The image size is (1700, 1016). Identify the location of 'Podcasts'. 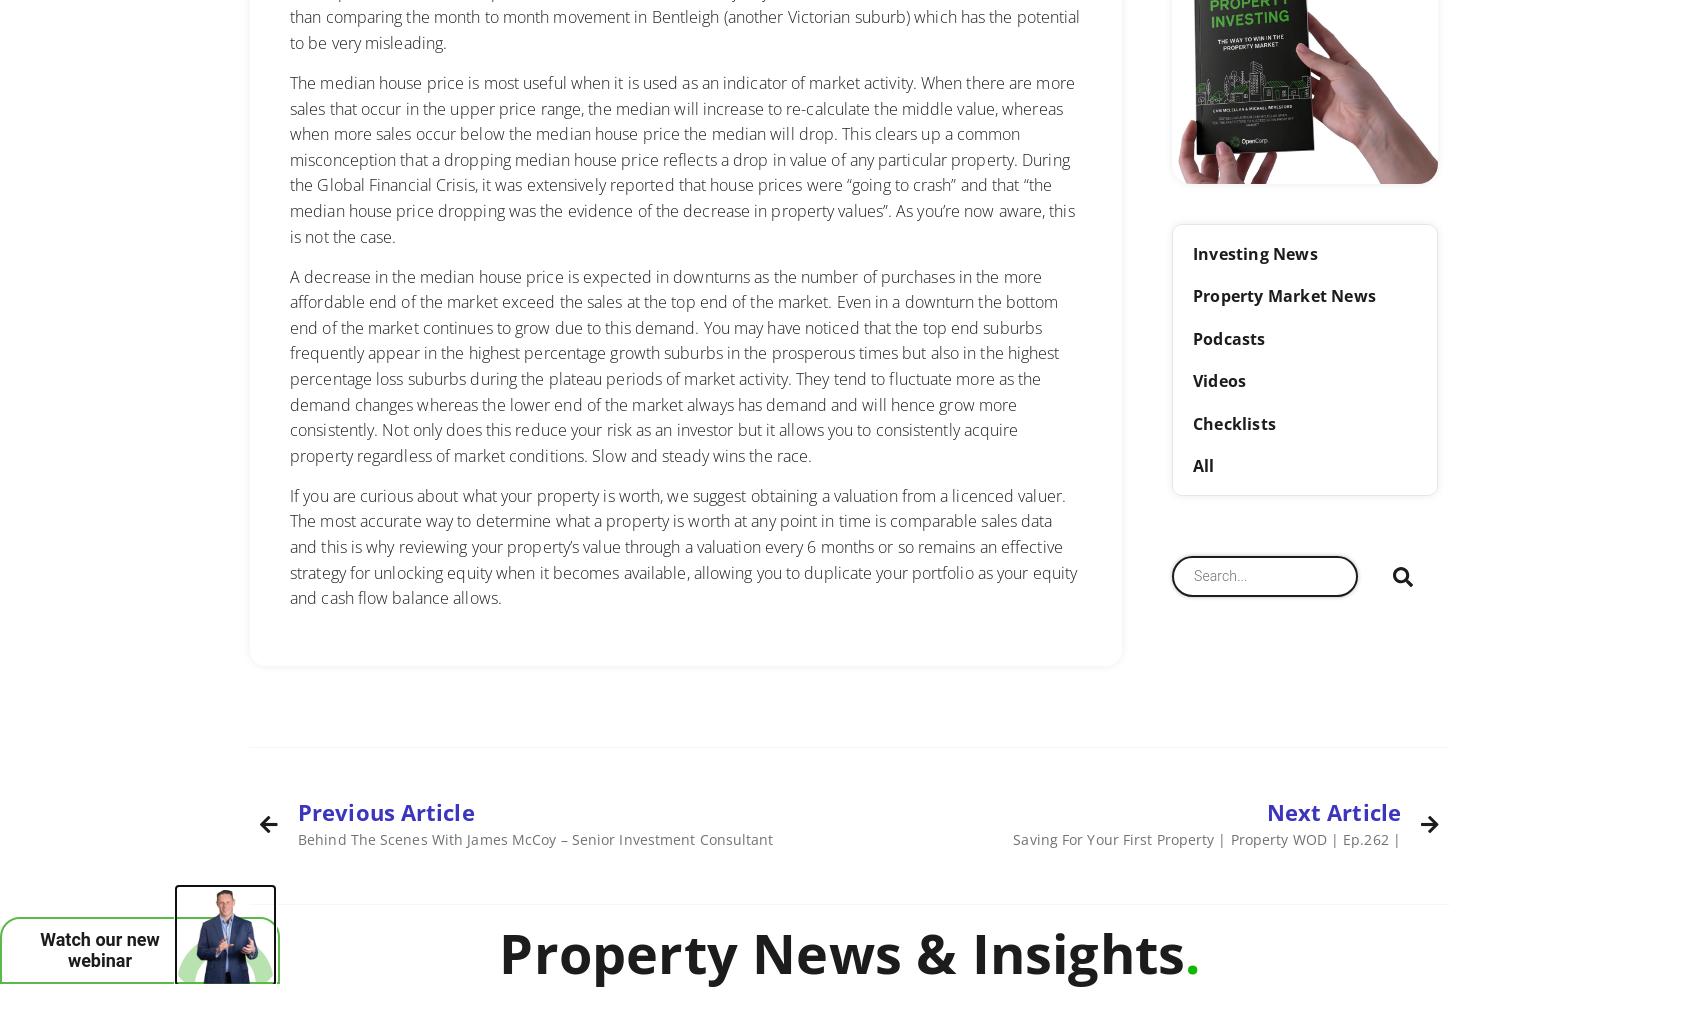
(1227, 338).